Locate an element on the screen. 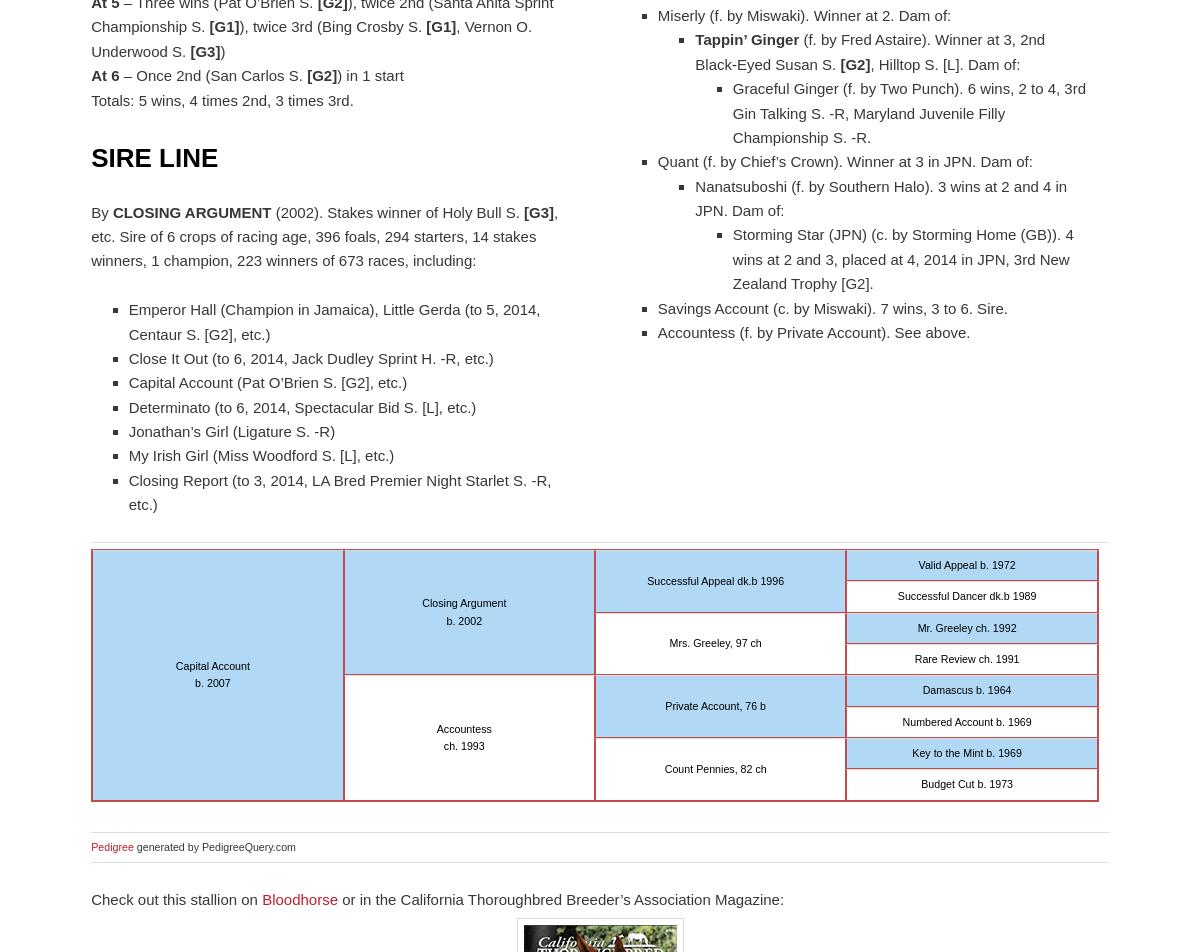 The height and width of the screenshot is (952, 1200). 'or in the California Thoroughbred Breeder’s Association Magazine:' is located at coordinates (560, 898).